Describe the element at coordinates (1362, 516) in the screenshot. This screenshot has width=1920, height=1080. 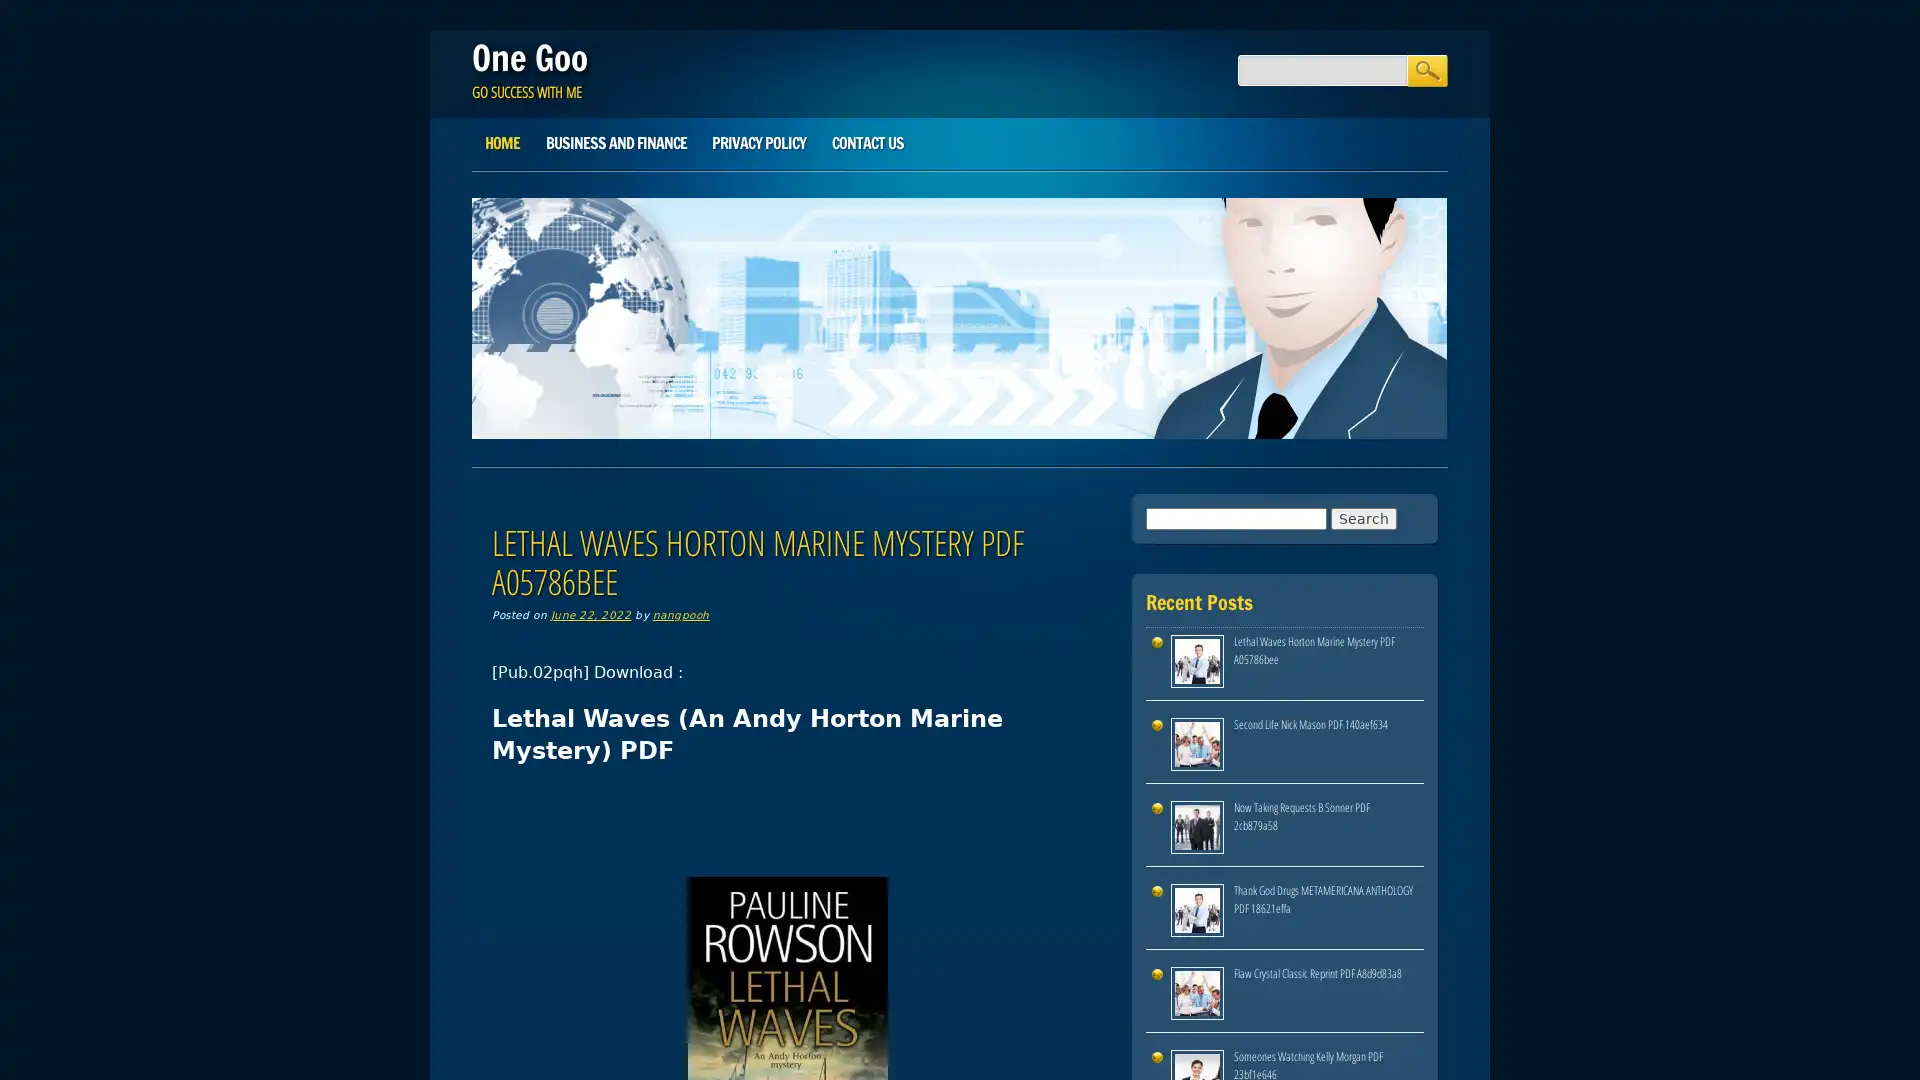
I see `Search` at that location.